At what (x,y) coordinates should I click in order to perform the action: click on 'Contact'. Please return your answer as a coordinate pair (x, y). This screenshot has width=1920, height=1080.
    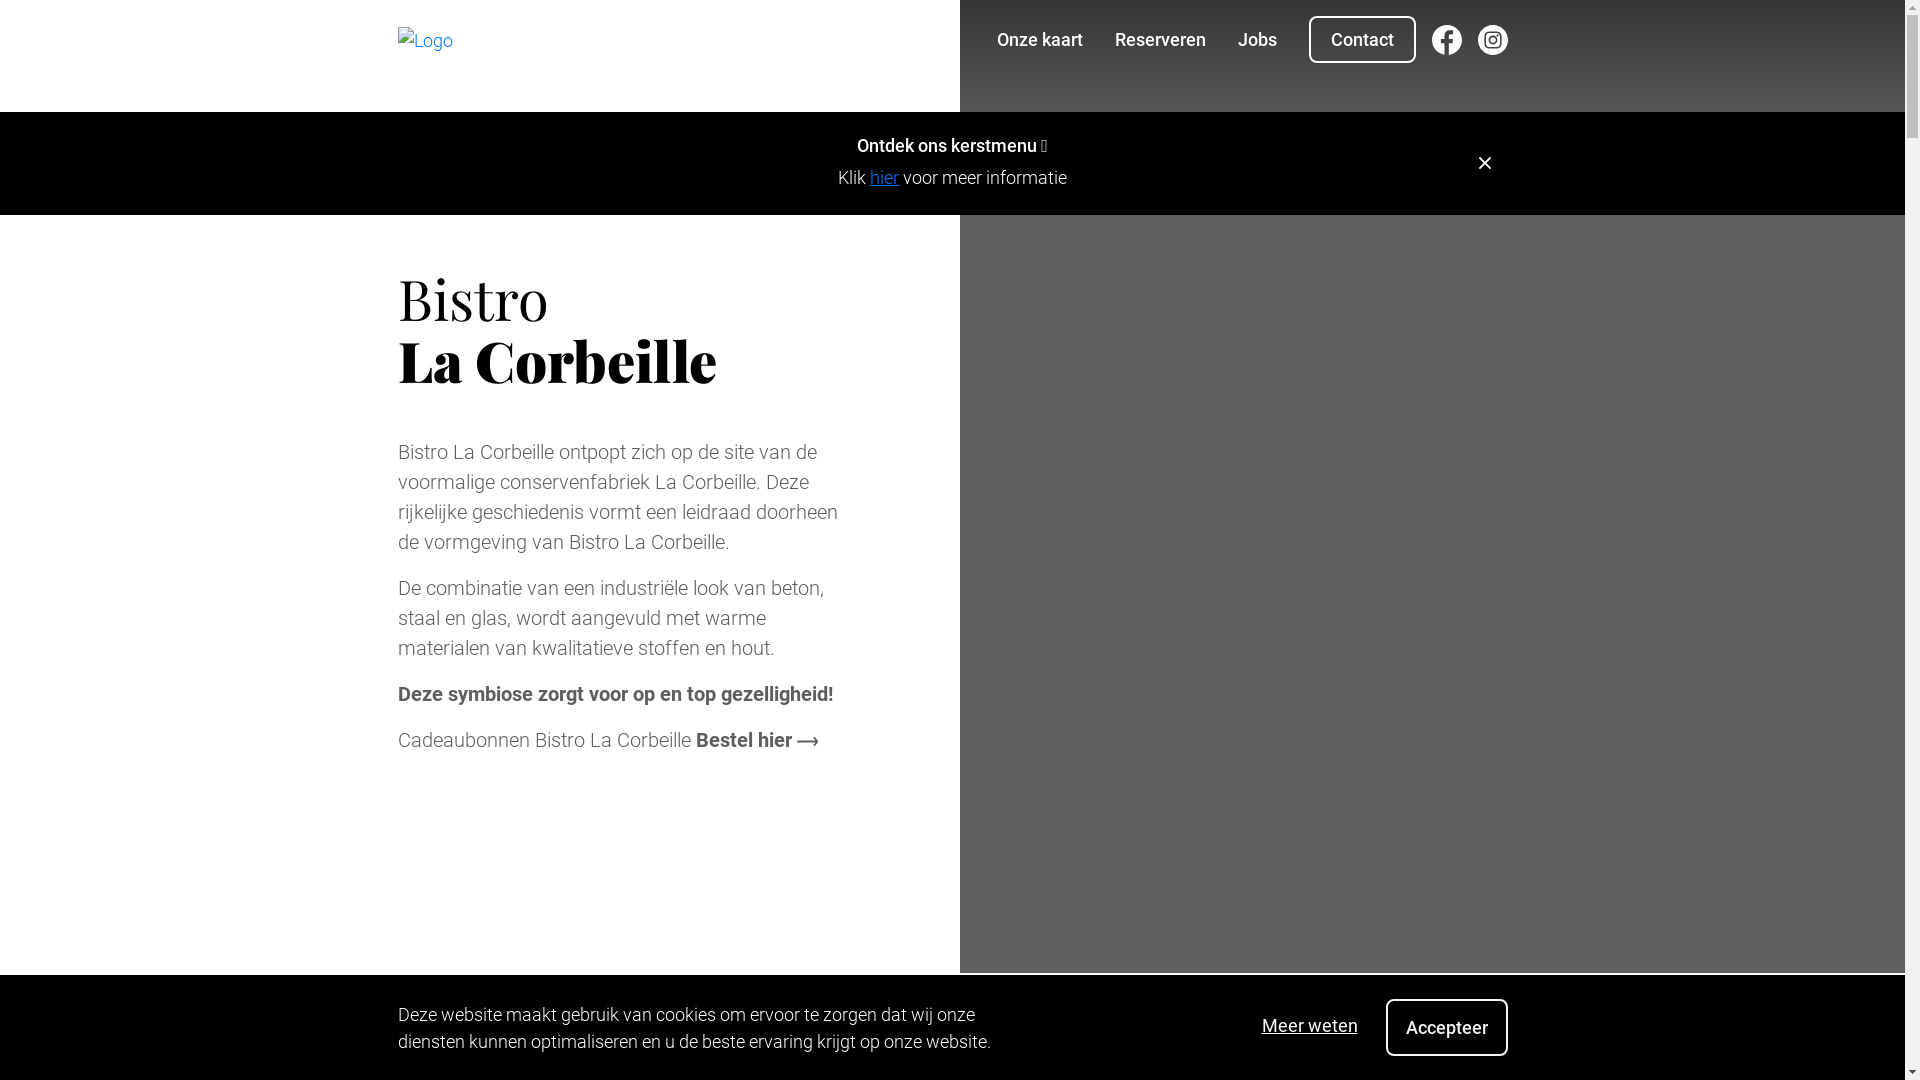
    Looking at the image, I should click on (1360, 39).